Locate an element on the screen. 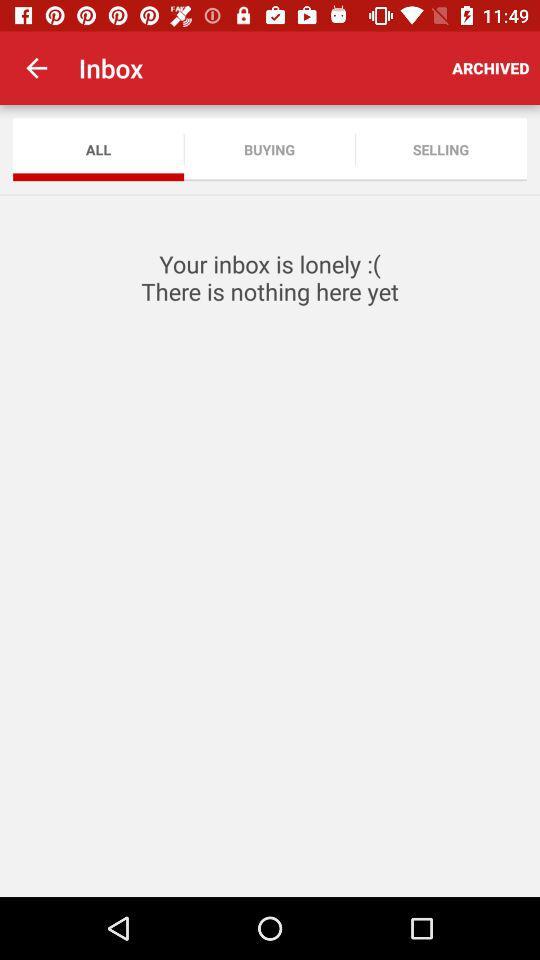 The width and height of the screenshot is (540, 960). all icon is located at coordinates (97, 148).